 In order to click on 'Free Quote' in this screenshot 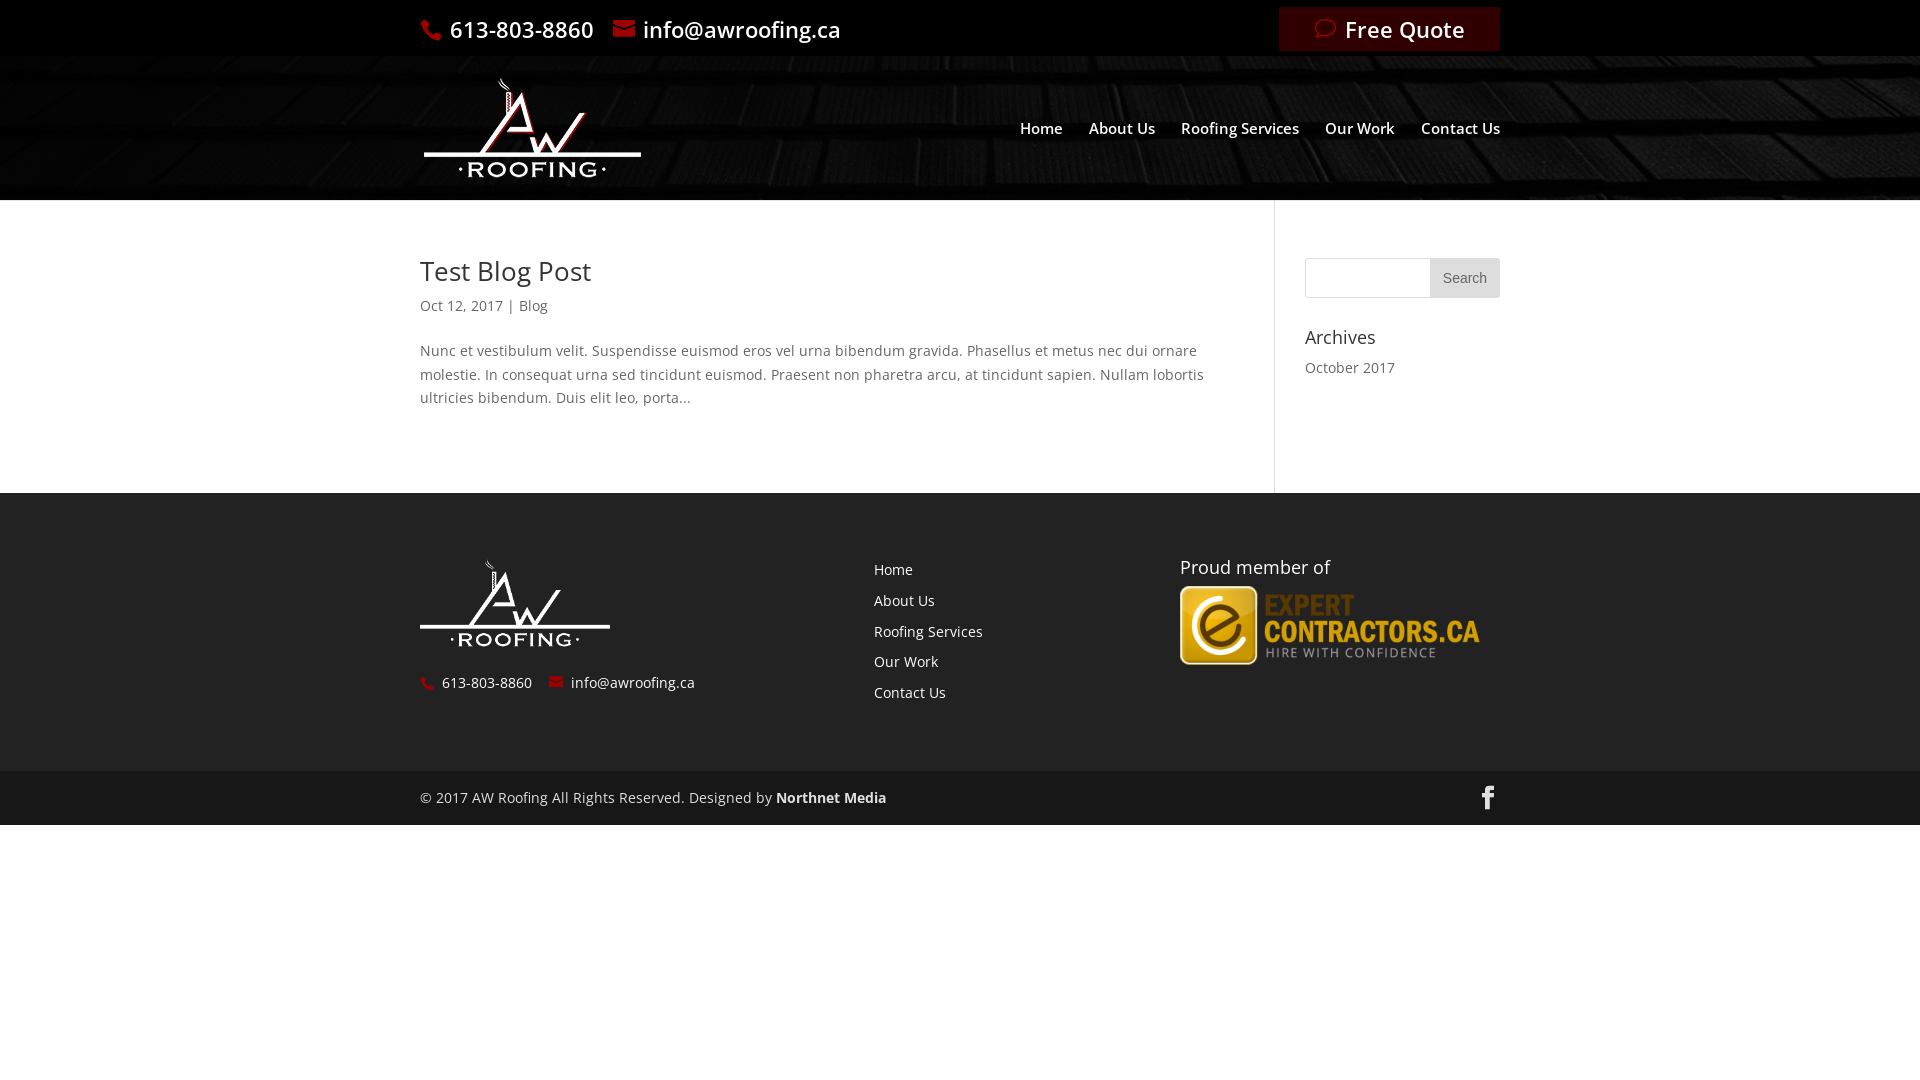, I will do `click(1388, 27)`.